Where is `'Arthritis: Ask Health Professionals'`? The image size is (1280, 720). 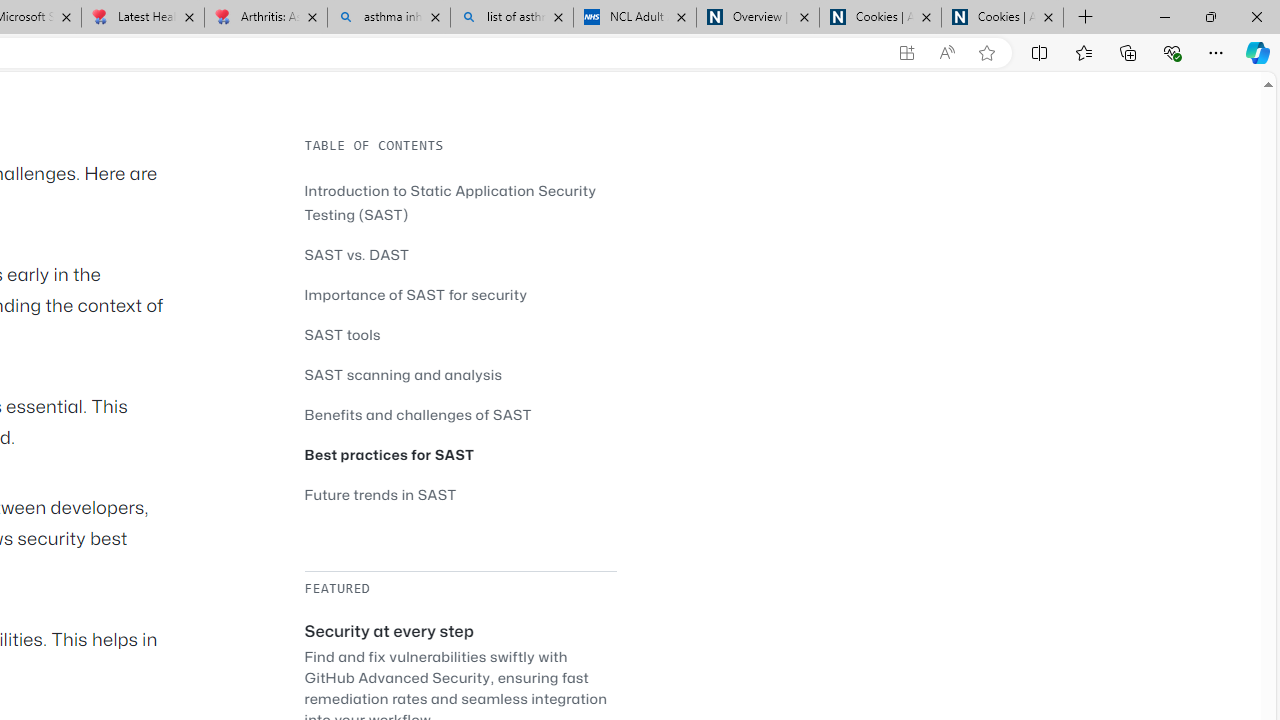
'Arthritis: Ask Health Professionals' is located at coordinates (264, 17).